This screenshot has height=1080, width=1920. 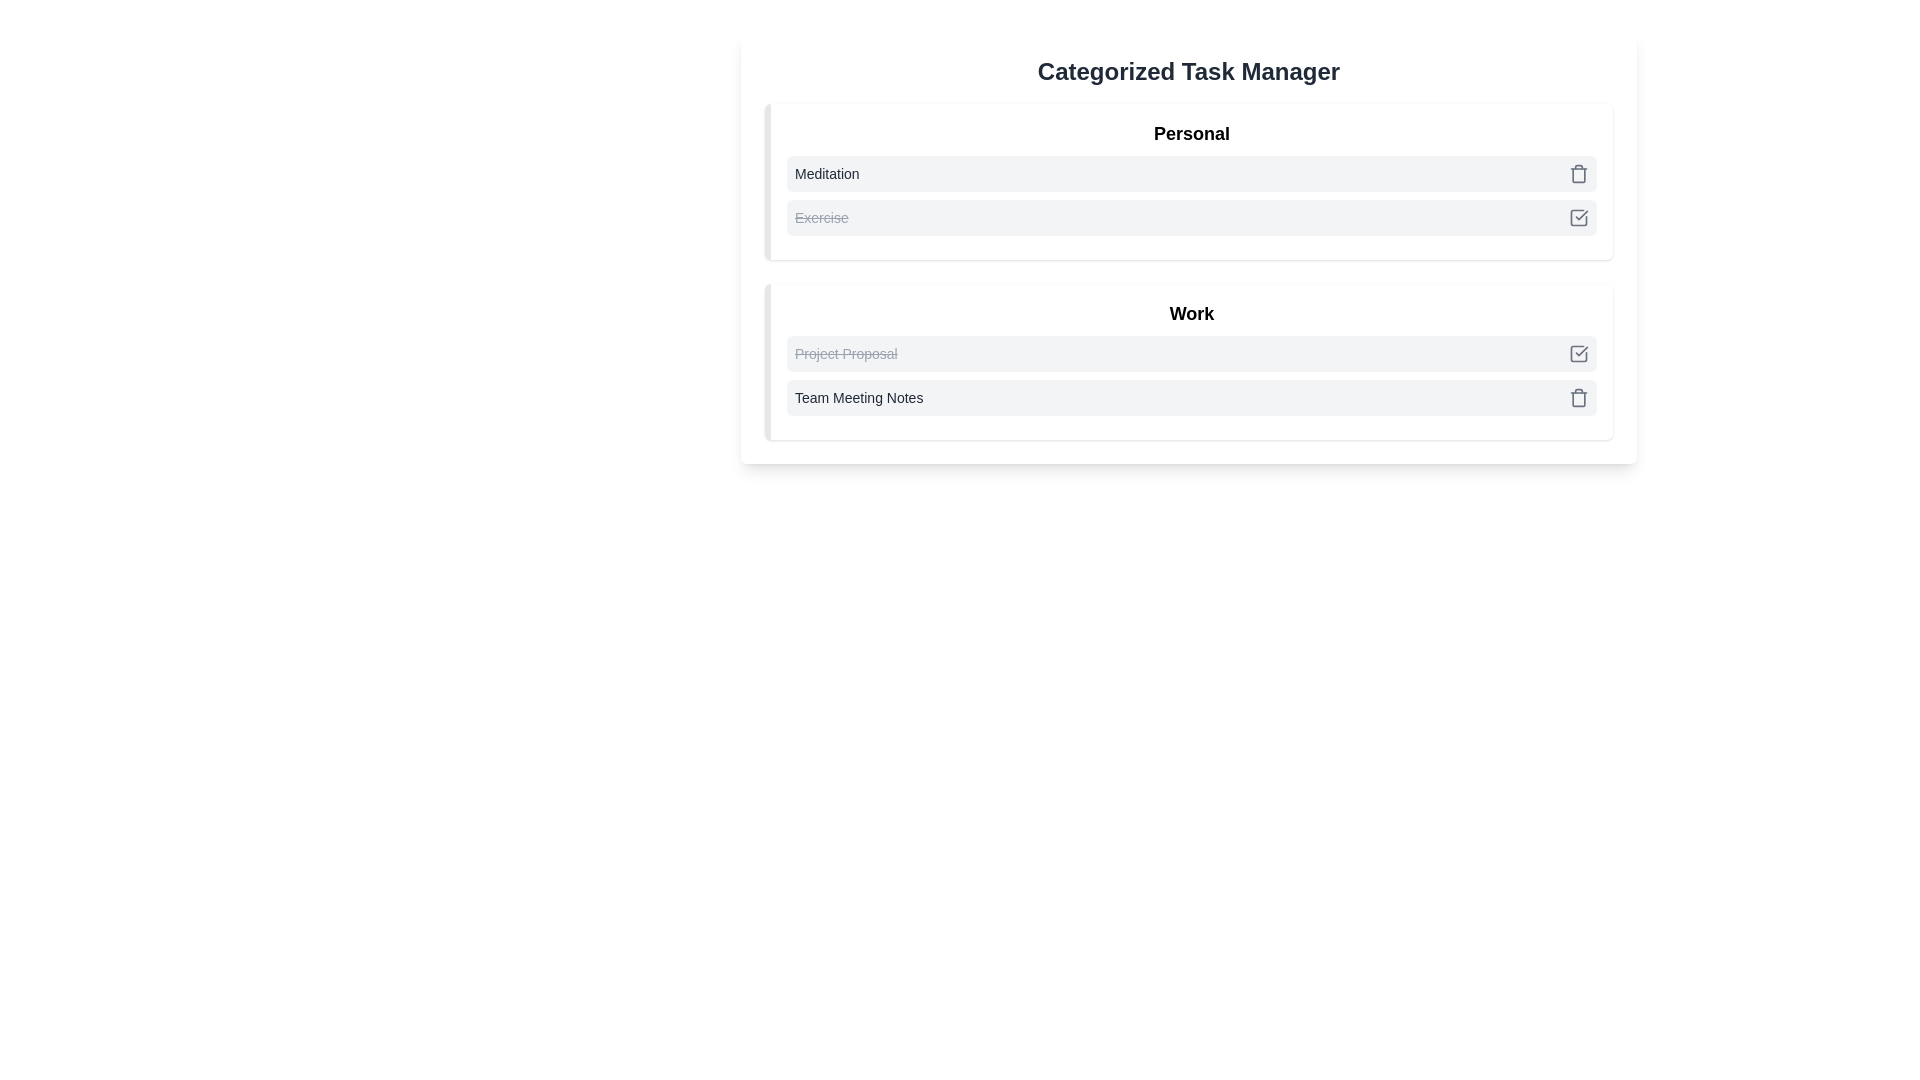 What do you see at coordinates (1189, 181) in the screenshot?
I see `the 'Personal' section header` at bounding box center [1189, 181].